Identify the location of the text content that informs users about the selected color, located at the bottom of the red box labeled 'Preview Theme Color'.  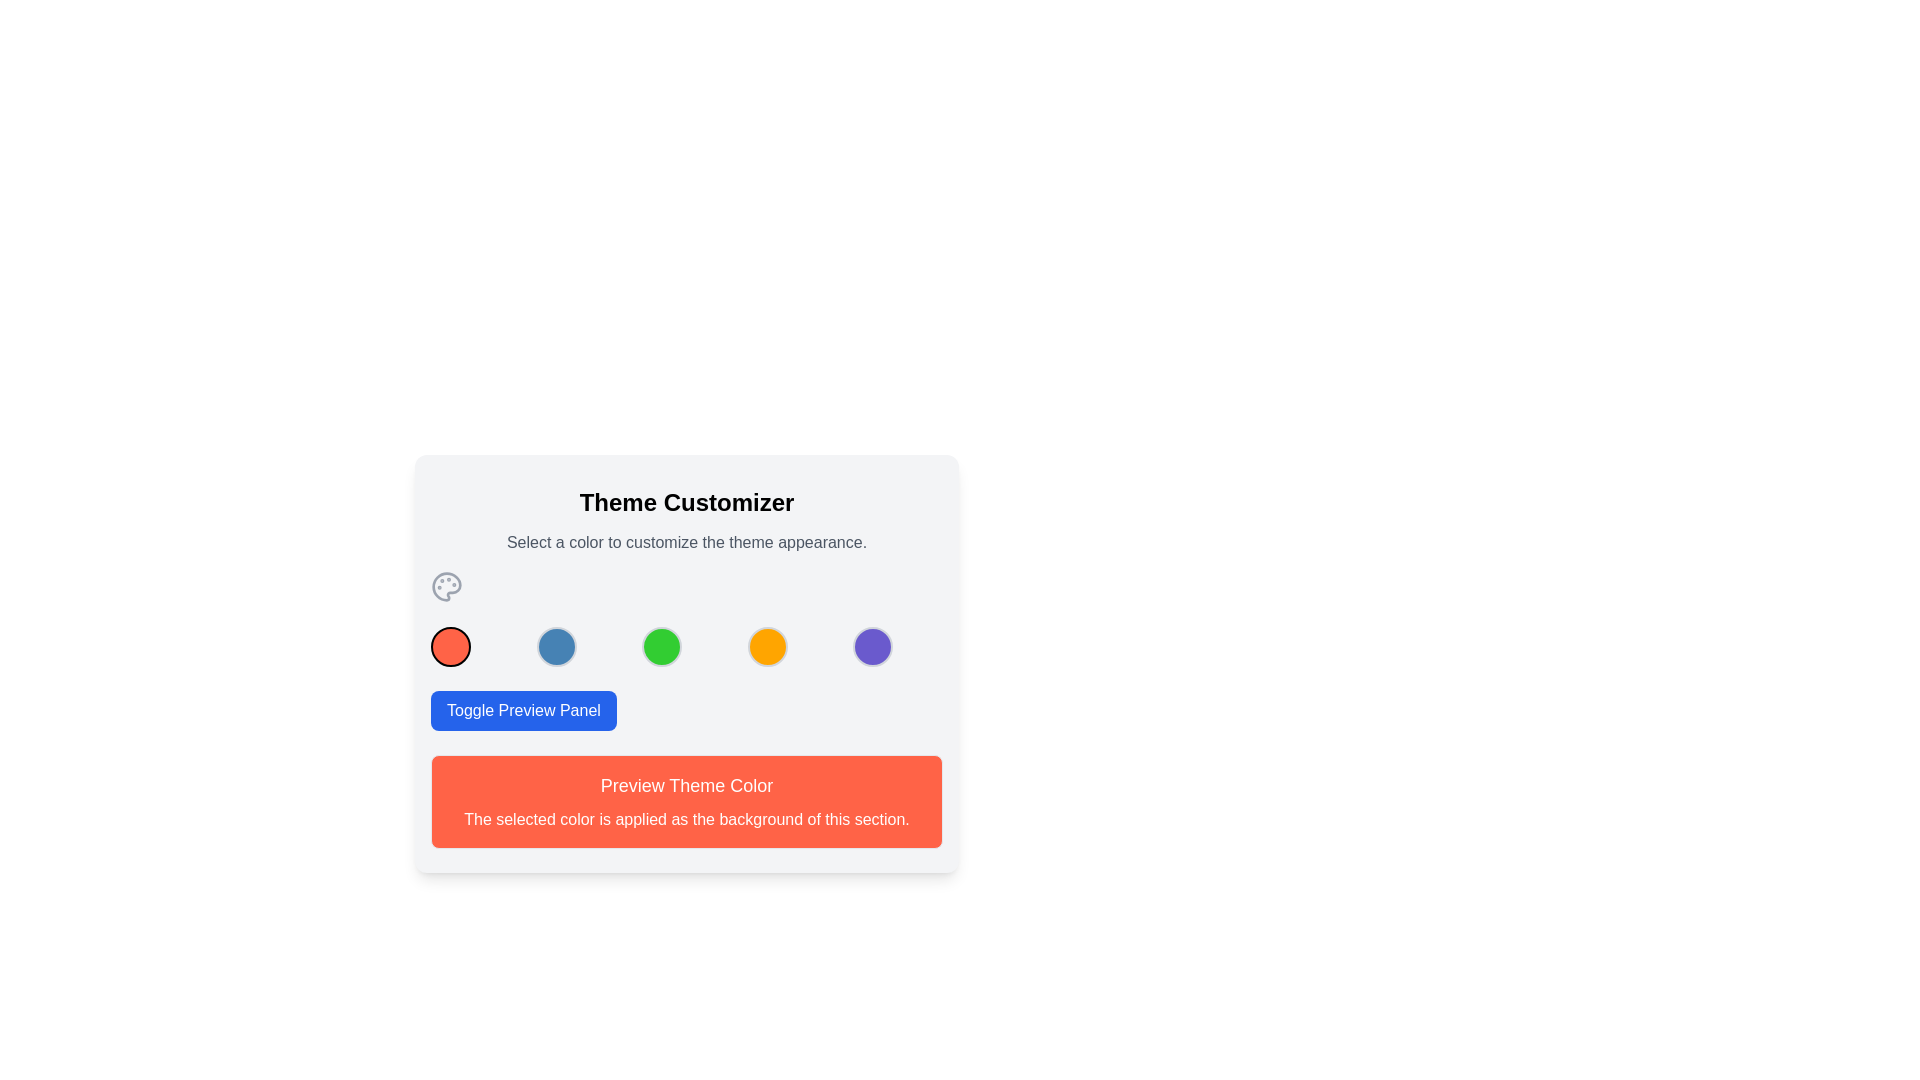
(686, 820).